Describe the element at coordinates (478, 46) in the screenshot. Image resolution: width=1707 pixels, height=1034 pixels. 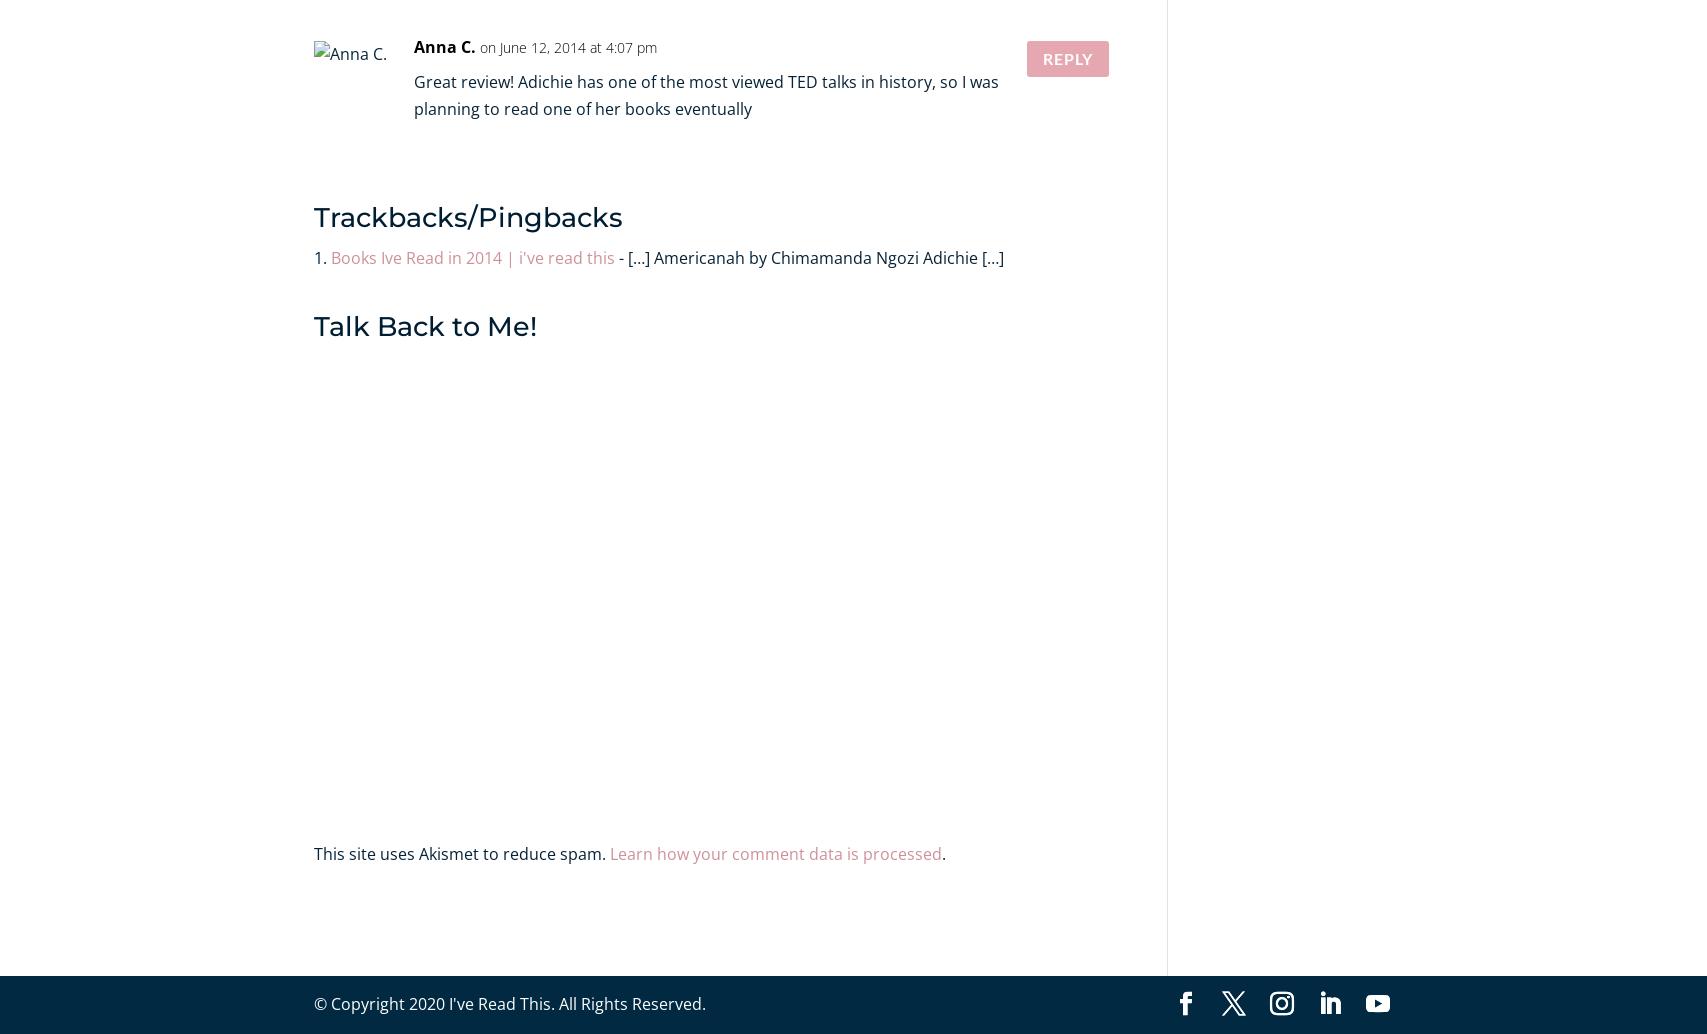
I see `'on June 12, 2014 at 4:07 pm'` at that location.